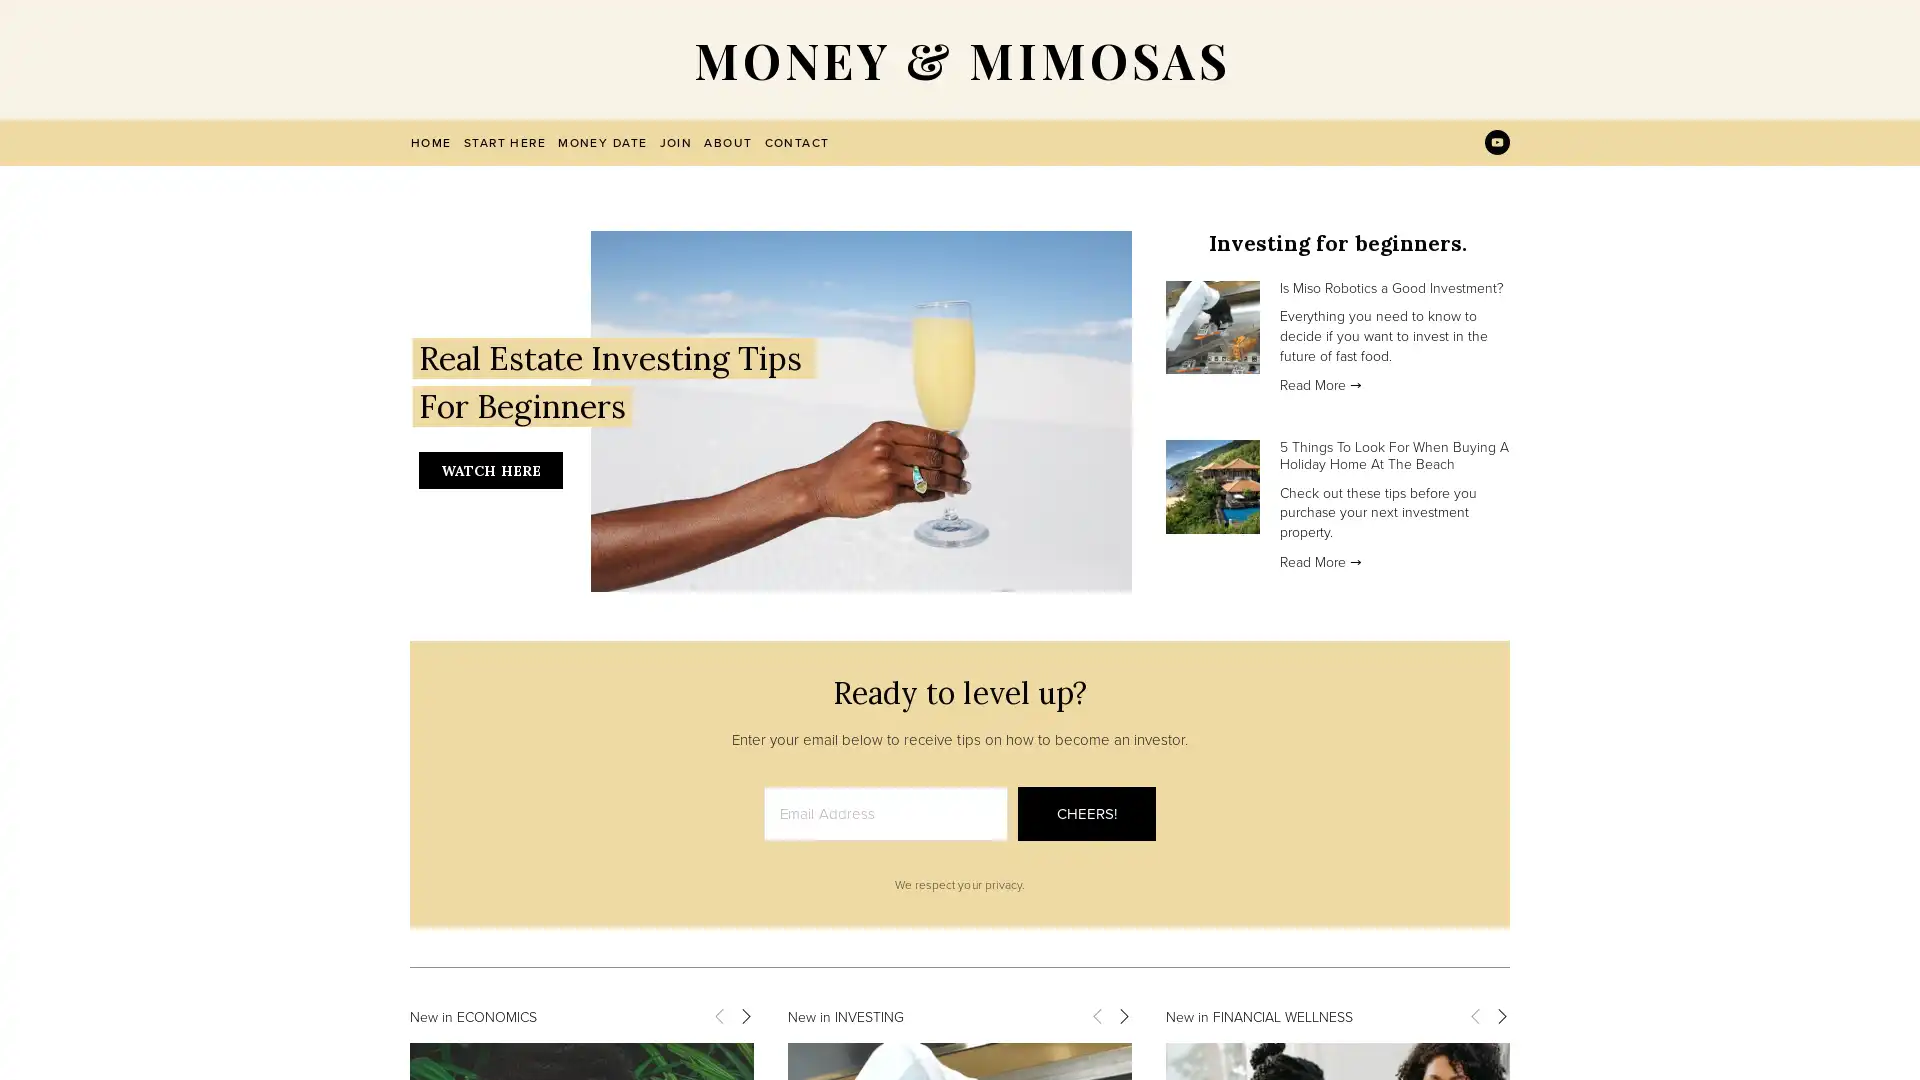 Image resolution: width=1920 pixels, height=1080 pixels. Describe the element at coordinates (1147, 597) in the screenshot. I see `Yes, I love Money & Mimosas.` at that location.